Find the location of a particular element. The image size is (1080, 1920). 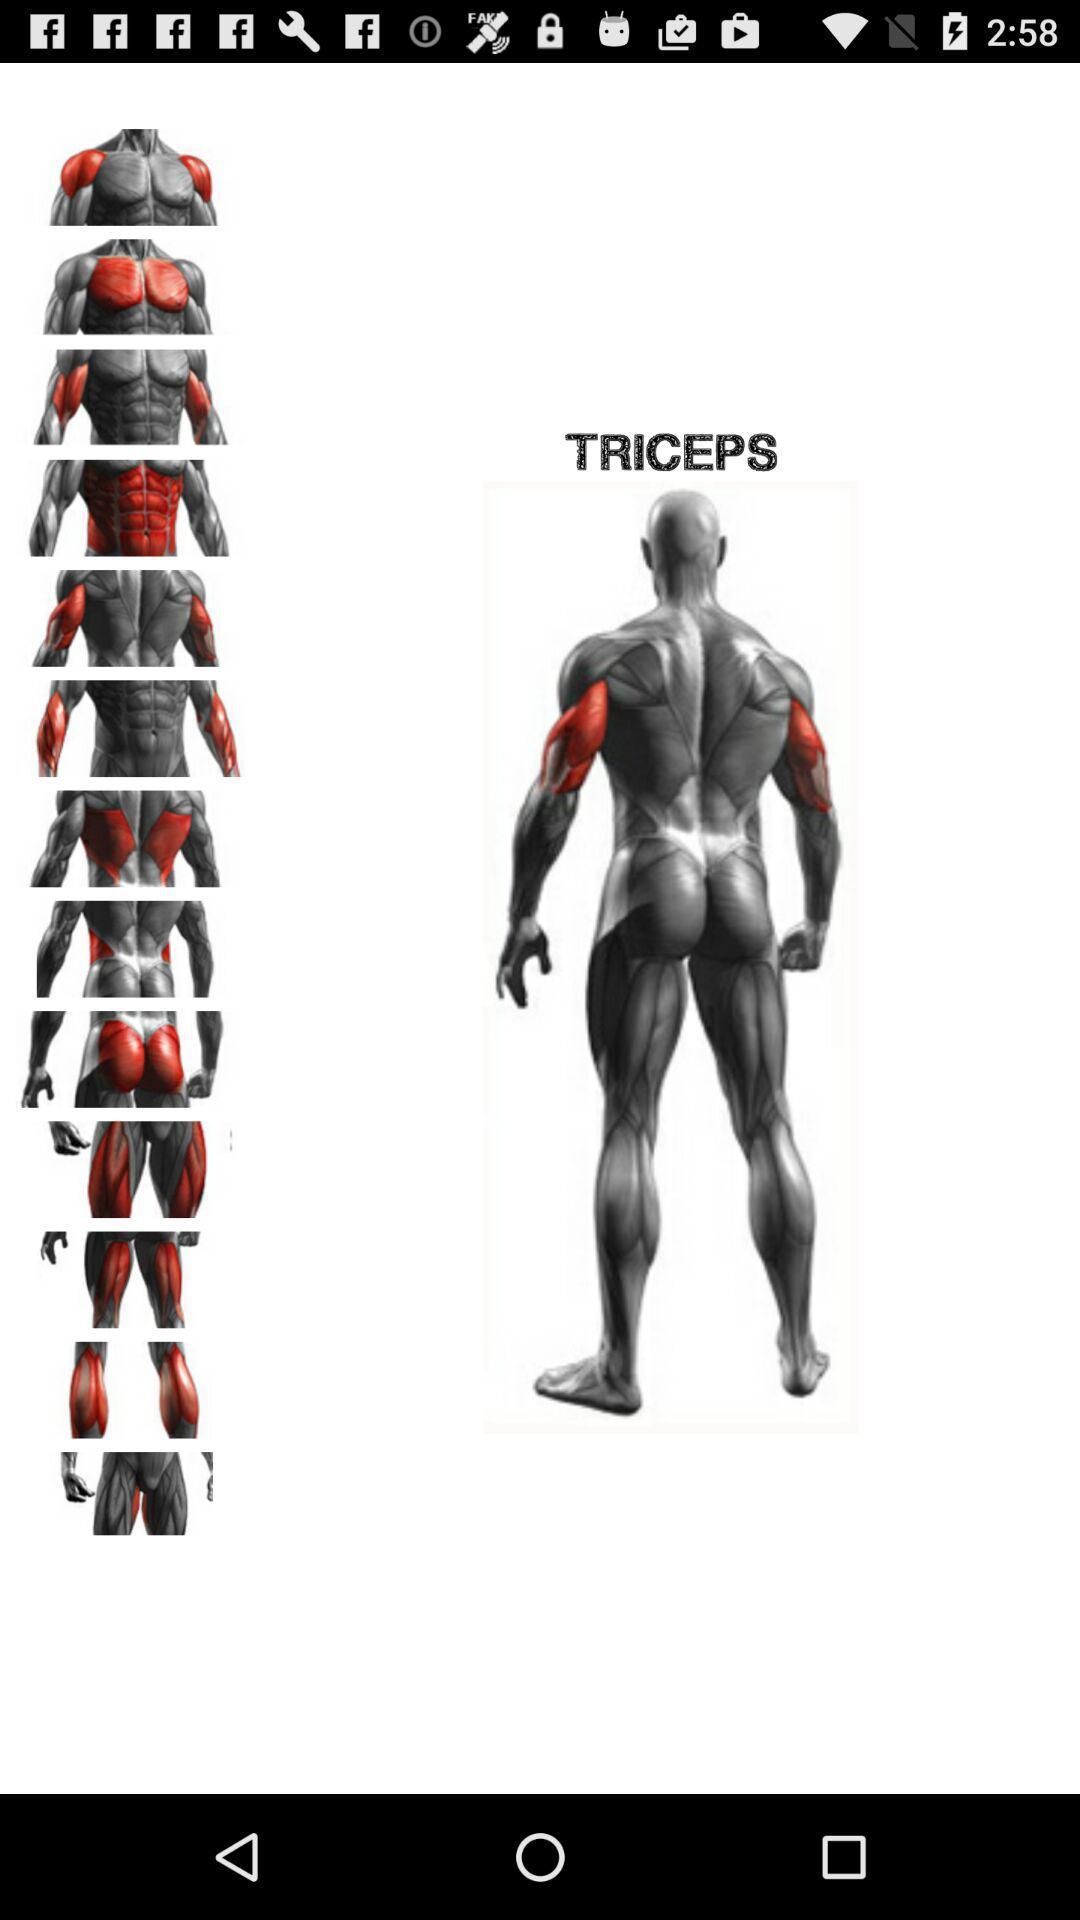

image is located at coordinates (131, 501).